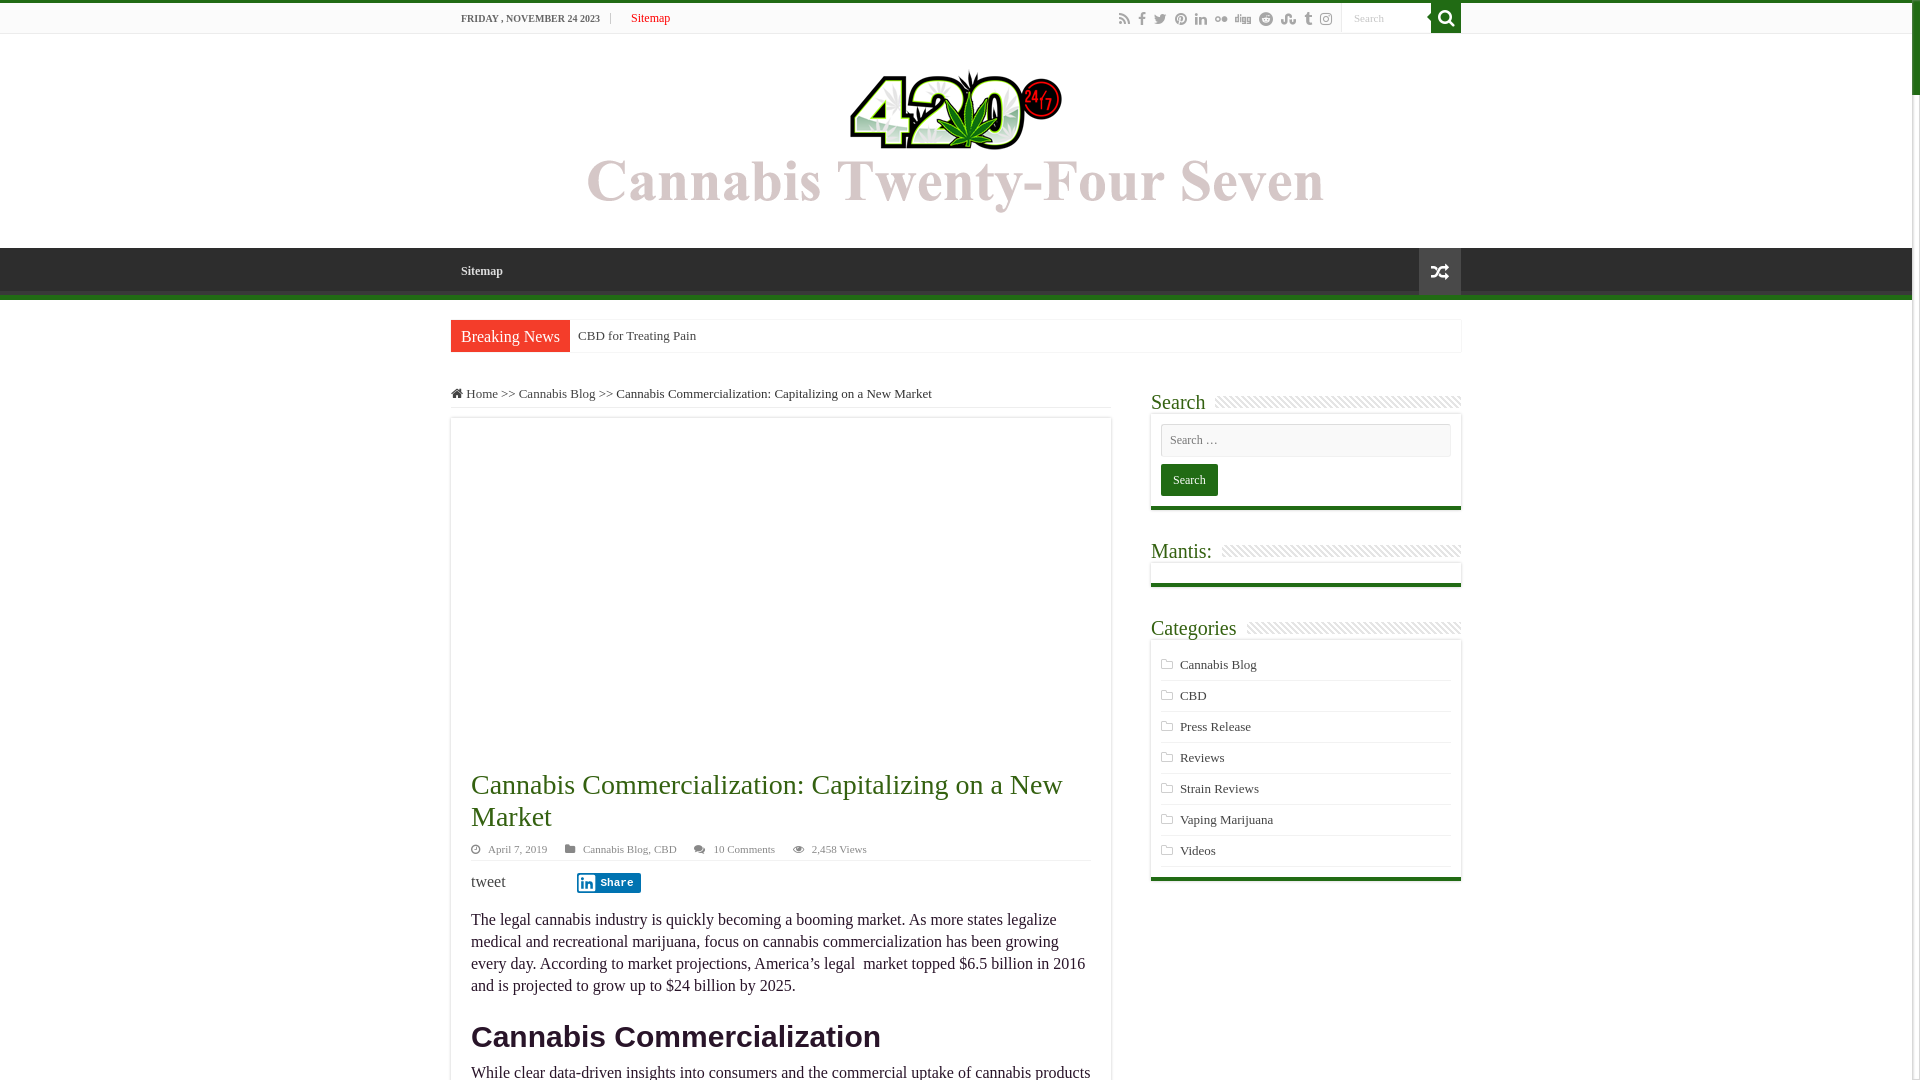 The image size is (1920, 1080). Describe the element at coordinates (488, 880) in the screenshot. I see `'tweet'` at that location.